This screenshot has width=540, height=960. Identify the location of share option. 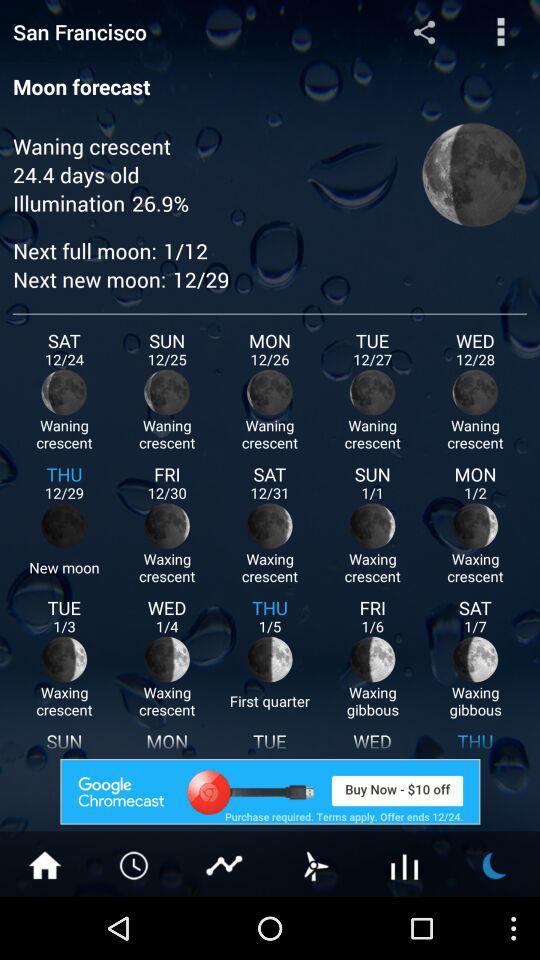
(423, 30).